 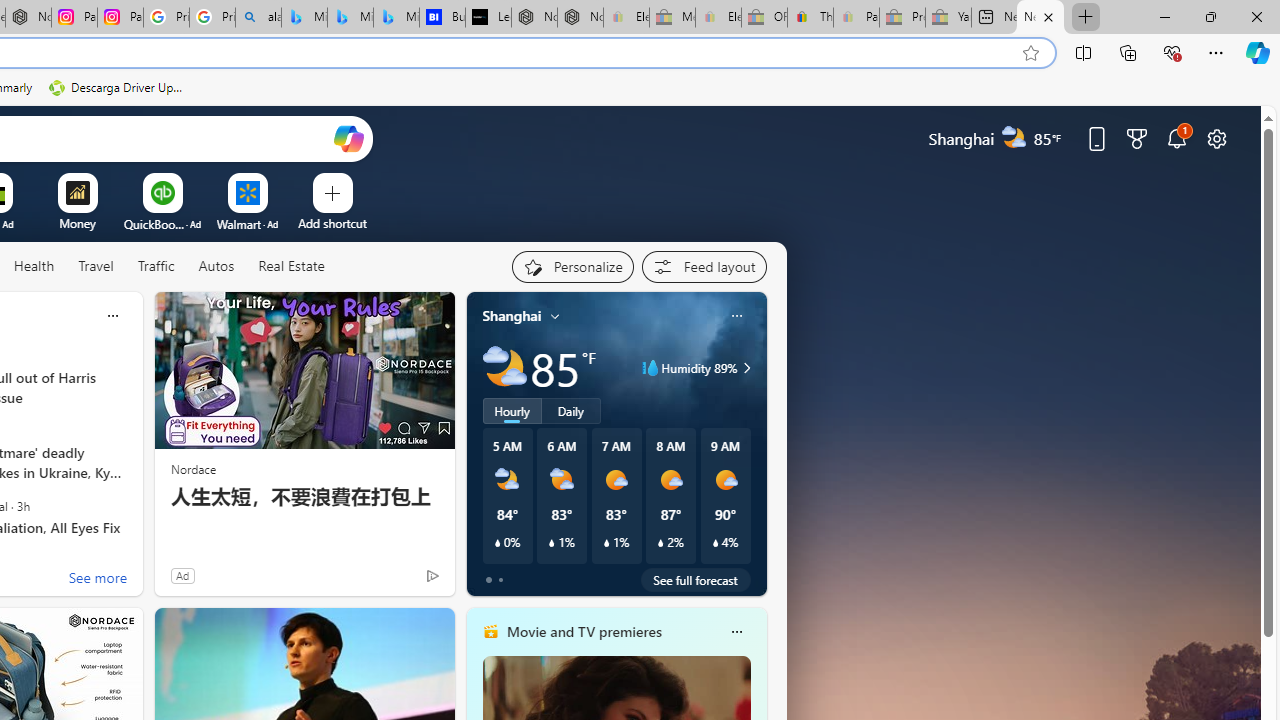 What do you see at coordinates (512, 410) in the screenshot?
I see `'Hourly'` at bounding box center [512, 410].